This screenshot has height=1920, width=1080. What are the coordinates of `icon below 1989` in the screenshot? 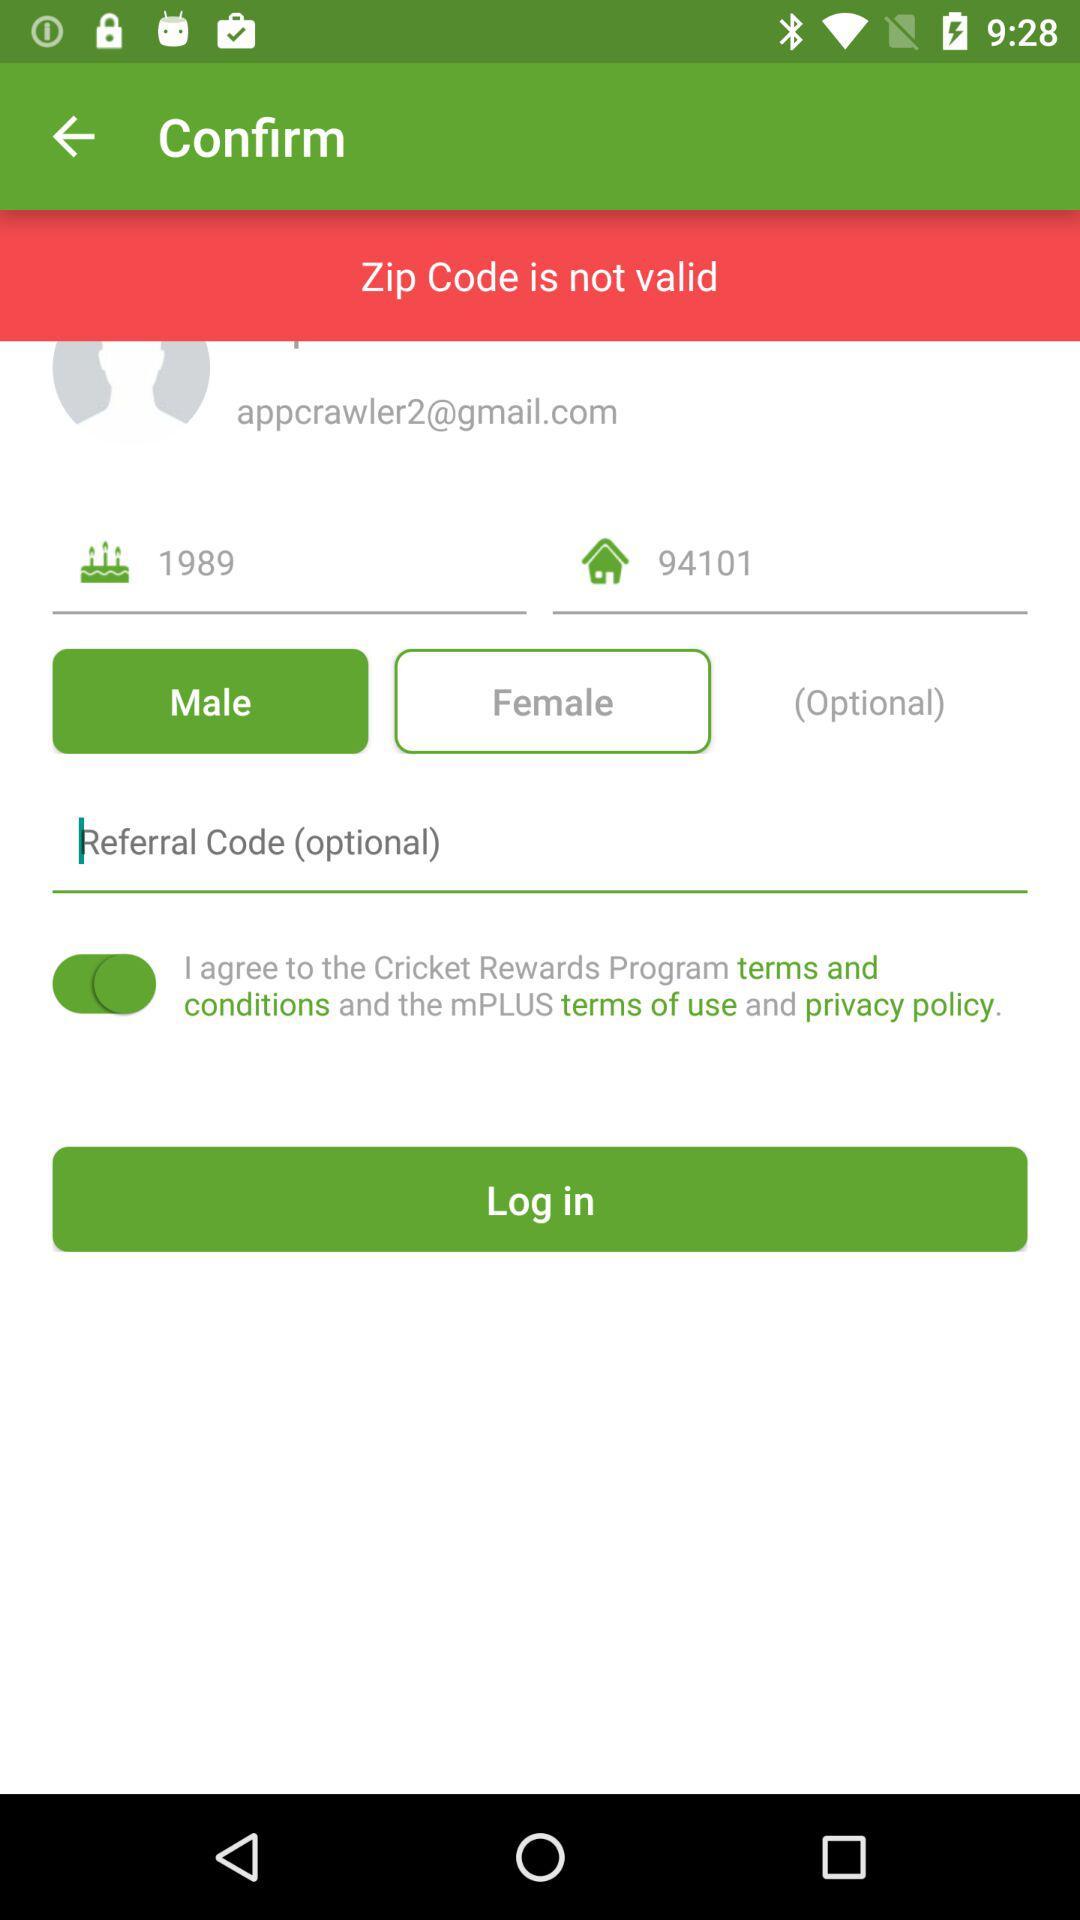 It's located at (552, 701).